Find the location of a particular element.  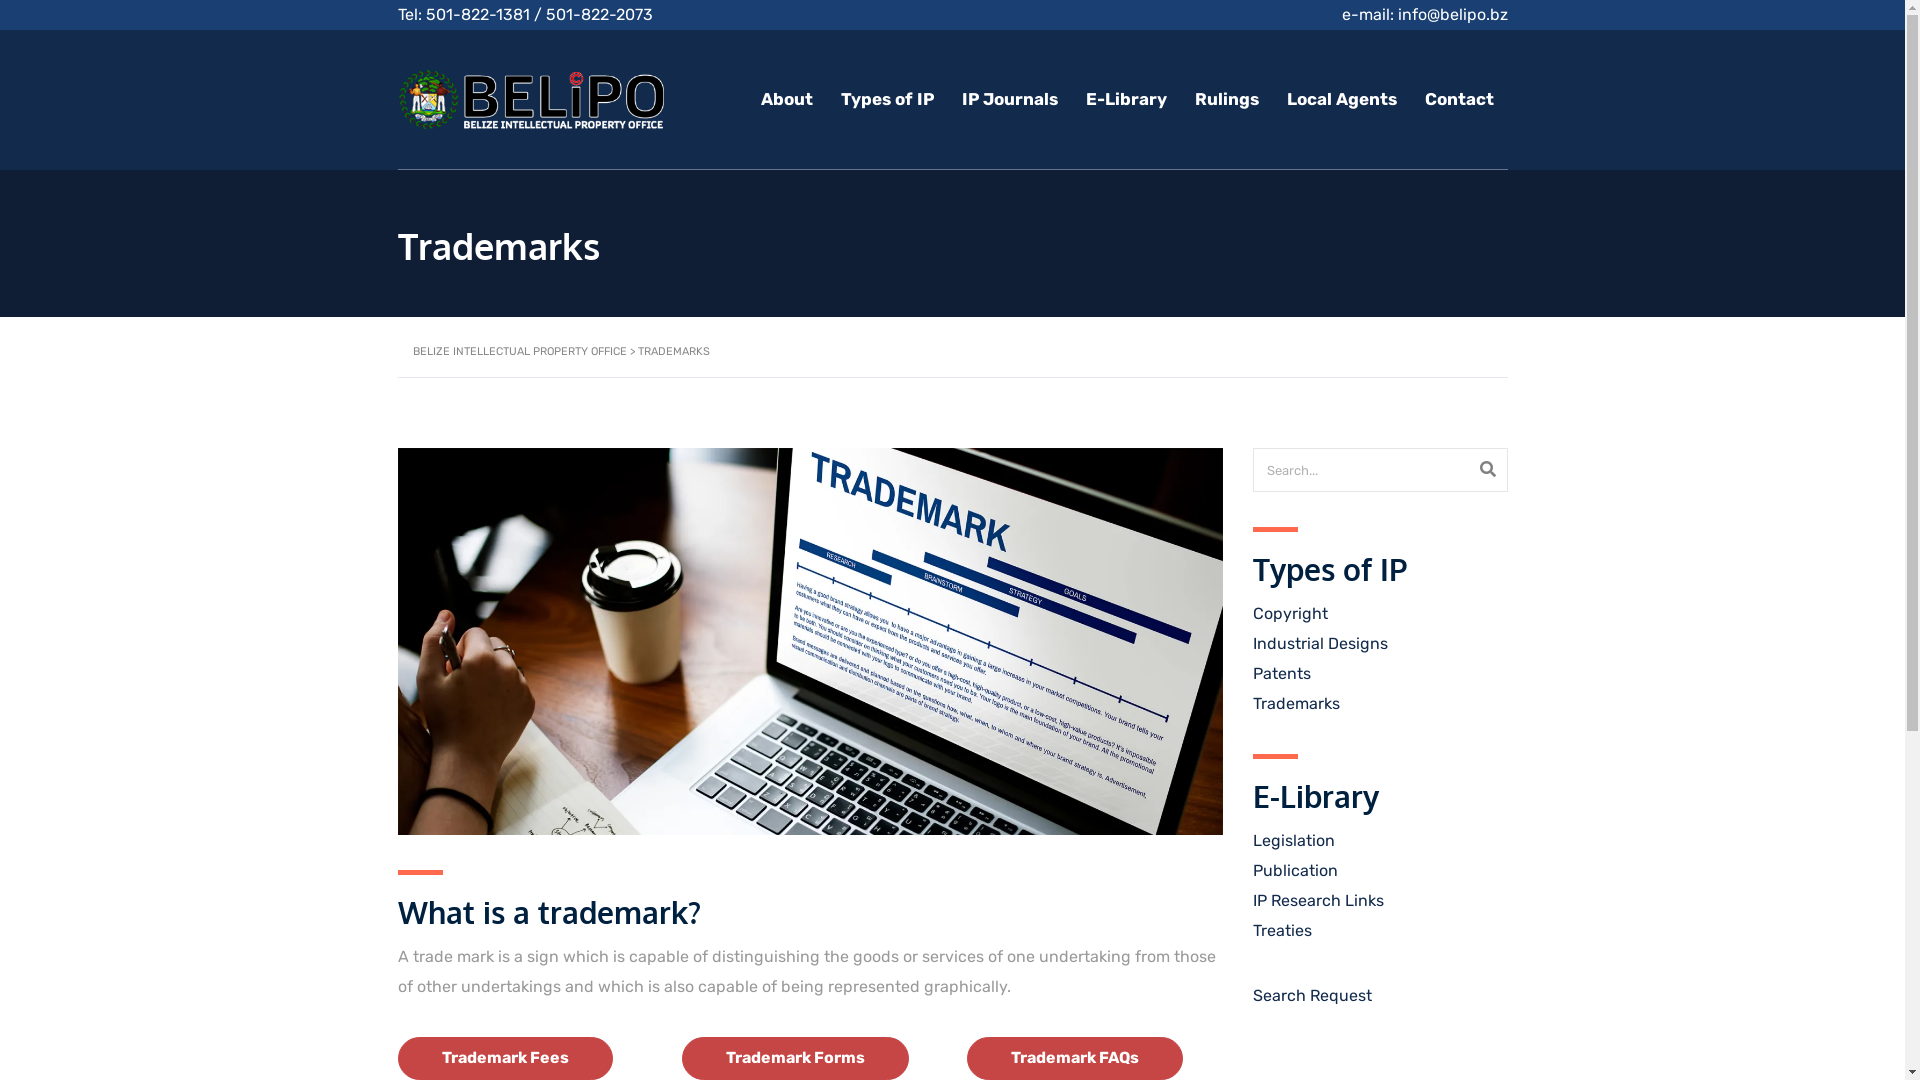

'Copyright' is located at coordinates (1289, 612).